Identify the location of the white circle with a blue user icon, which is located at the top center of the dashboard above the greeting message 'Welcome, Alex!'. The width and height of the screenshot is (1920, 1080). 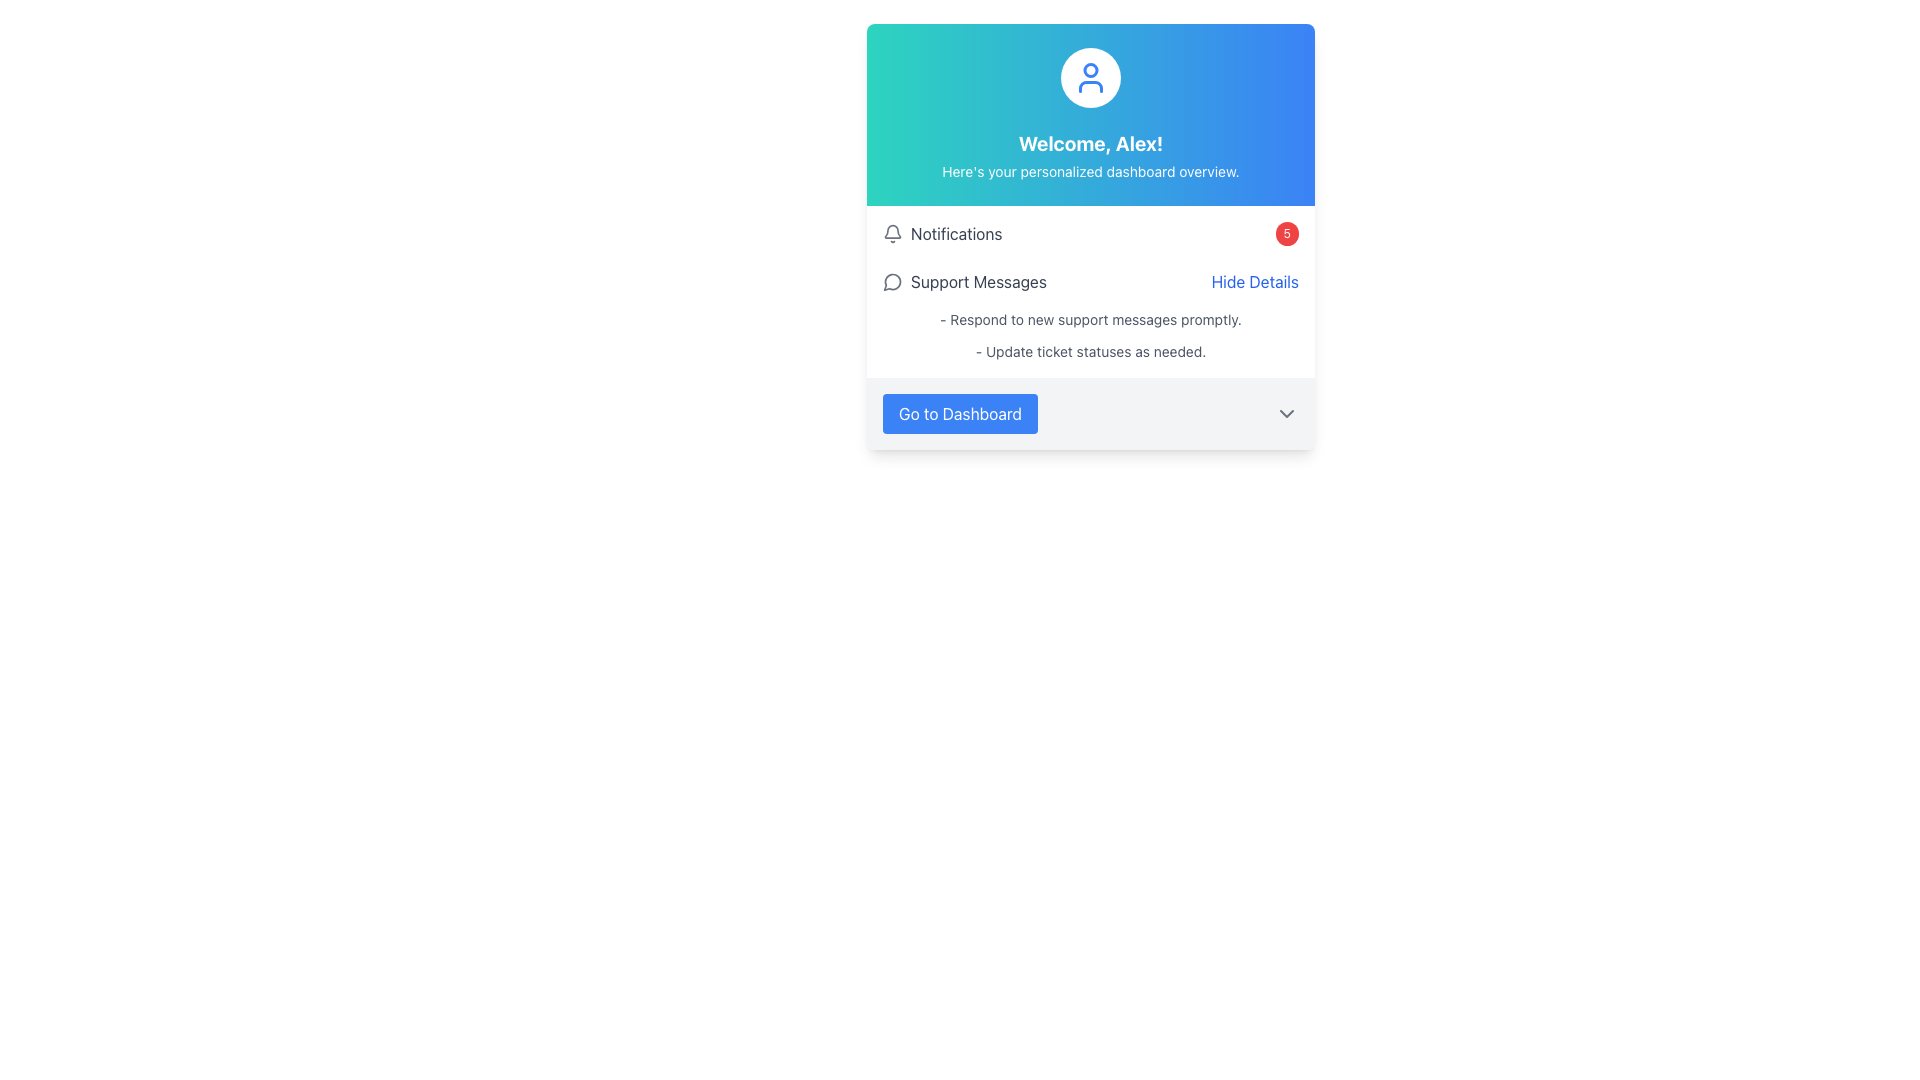
(1089, 76).